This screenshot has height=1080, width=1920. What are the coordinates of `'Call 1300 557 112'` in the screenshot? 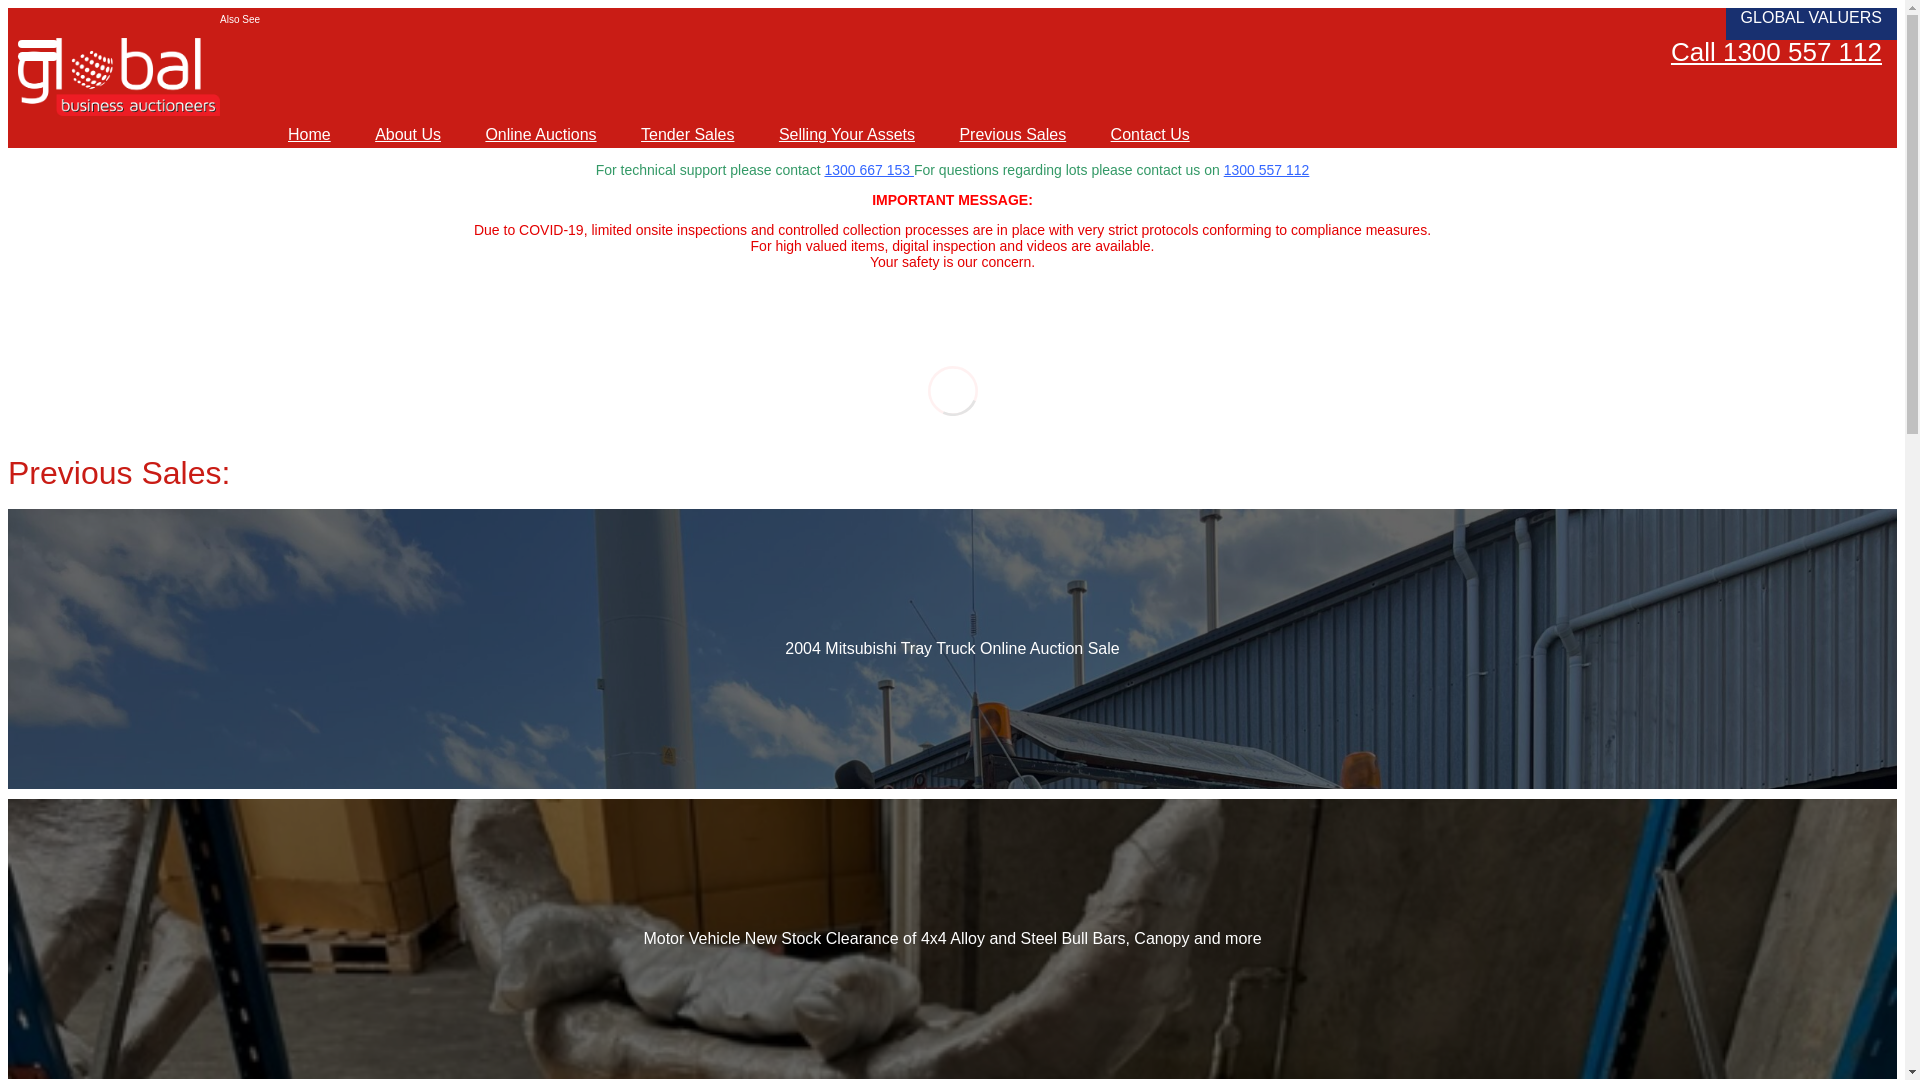 It's located at (1776, 50).